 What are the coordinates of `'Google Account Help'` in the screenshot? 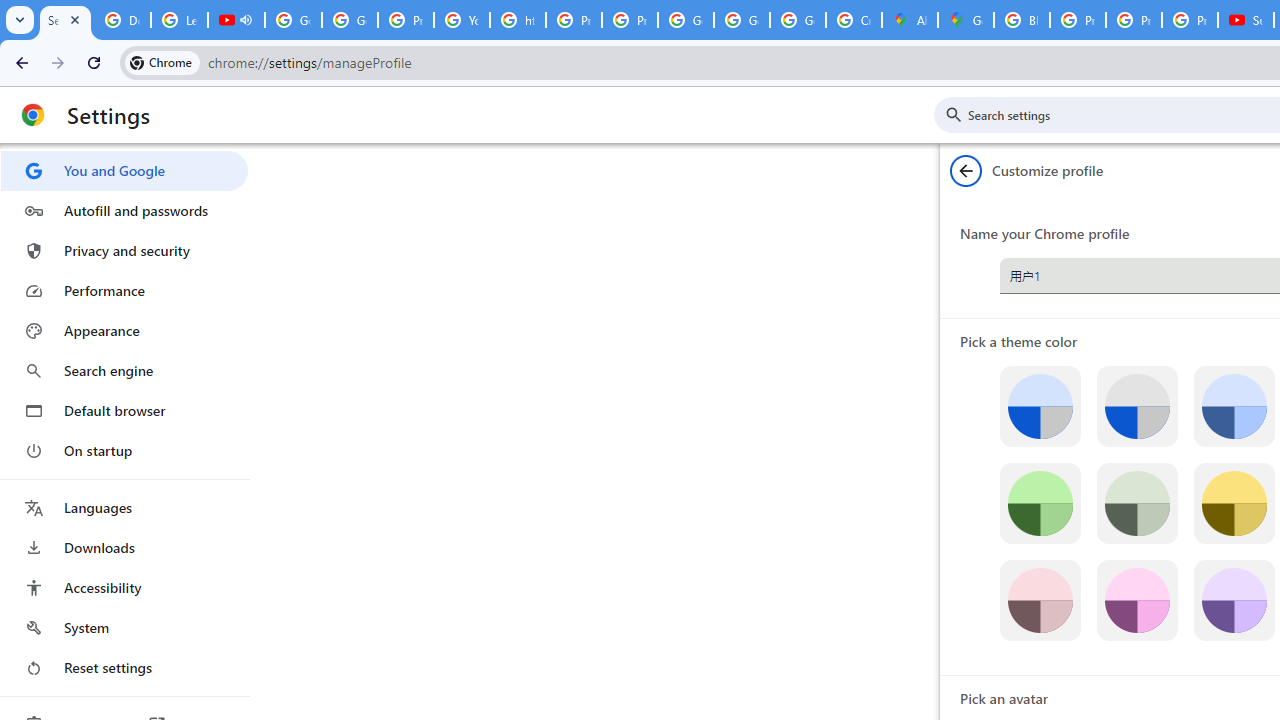 It's located at (292, 20).